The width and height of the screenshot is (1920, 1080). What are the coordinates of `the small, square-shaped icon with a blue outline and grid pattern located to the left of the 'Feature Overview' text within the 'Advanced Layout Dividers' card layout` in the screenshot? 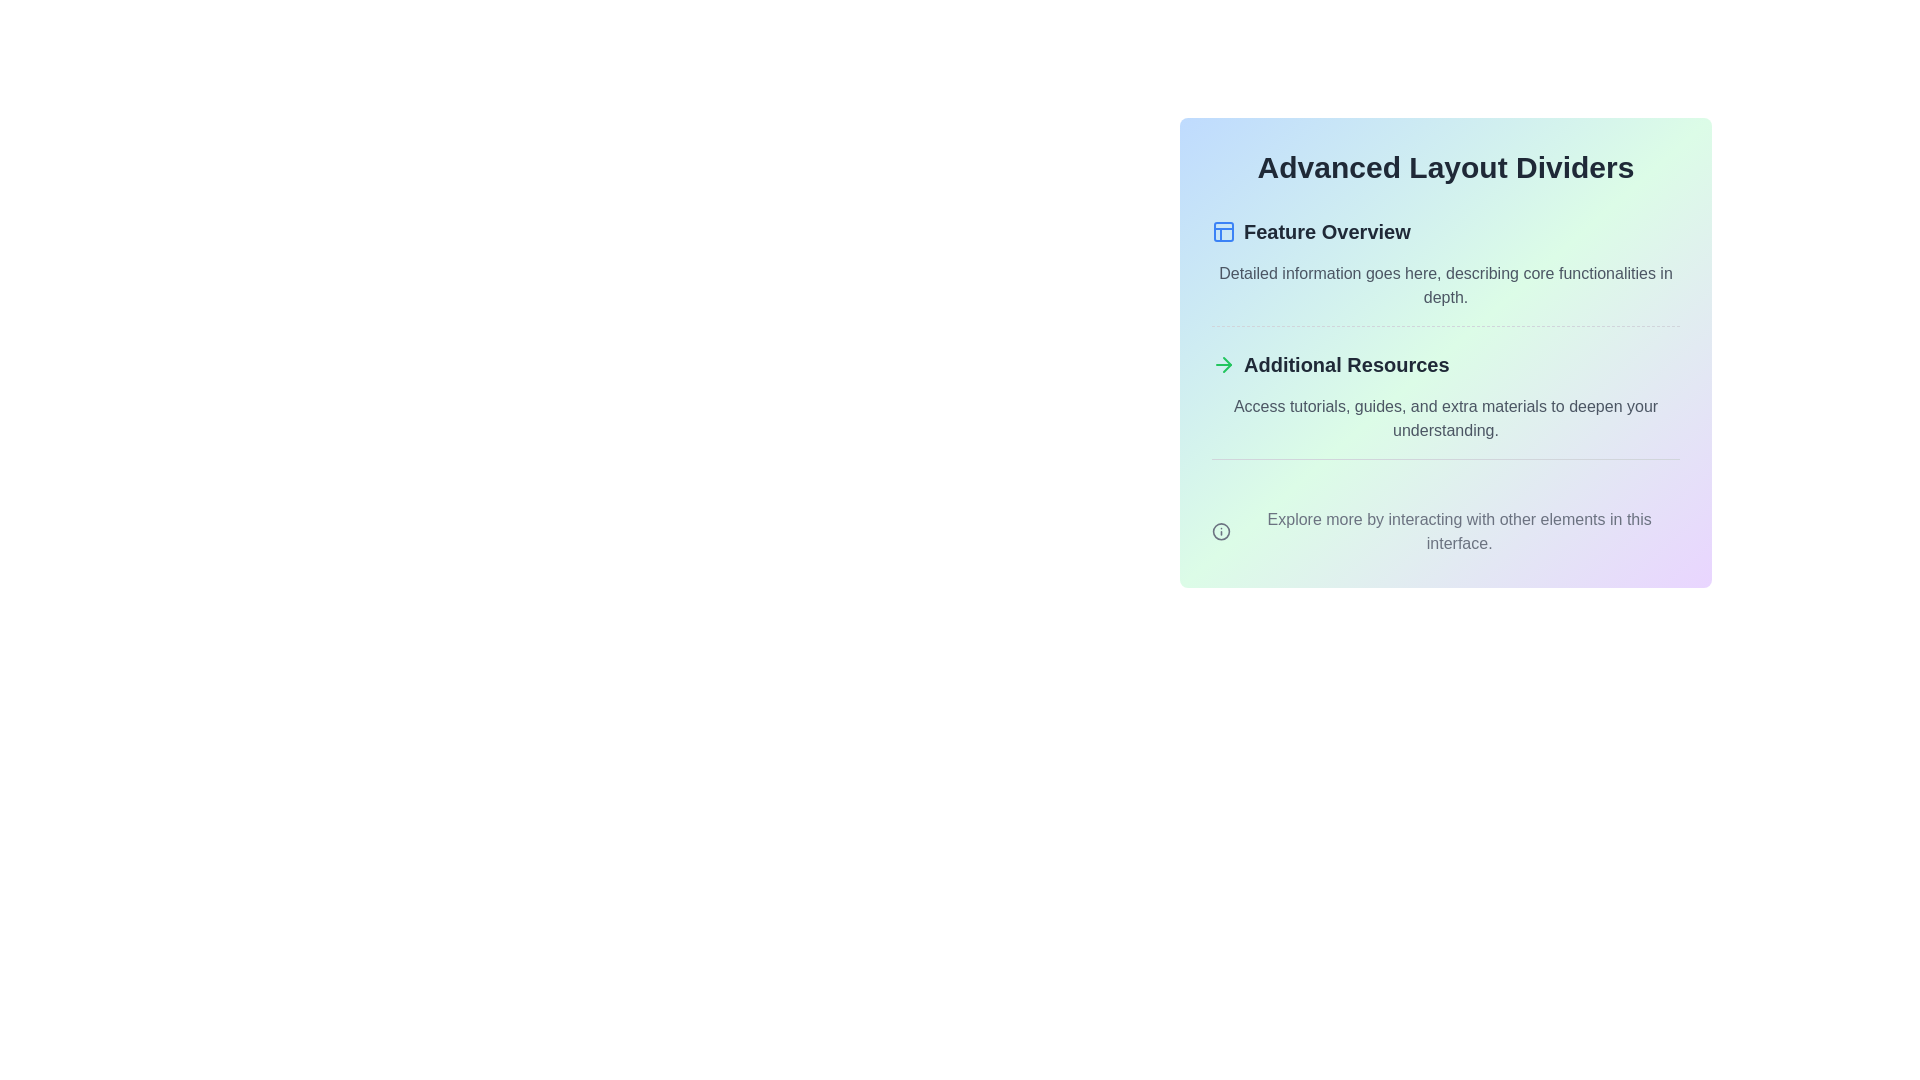 It's located at (1223, 230).